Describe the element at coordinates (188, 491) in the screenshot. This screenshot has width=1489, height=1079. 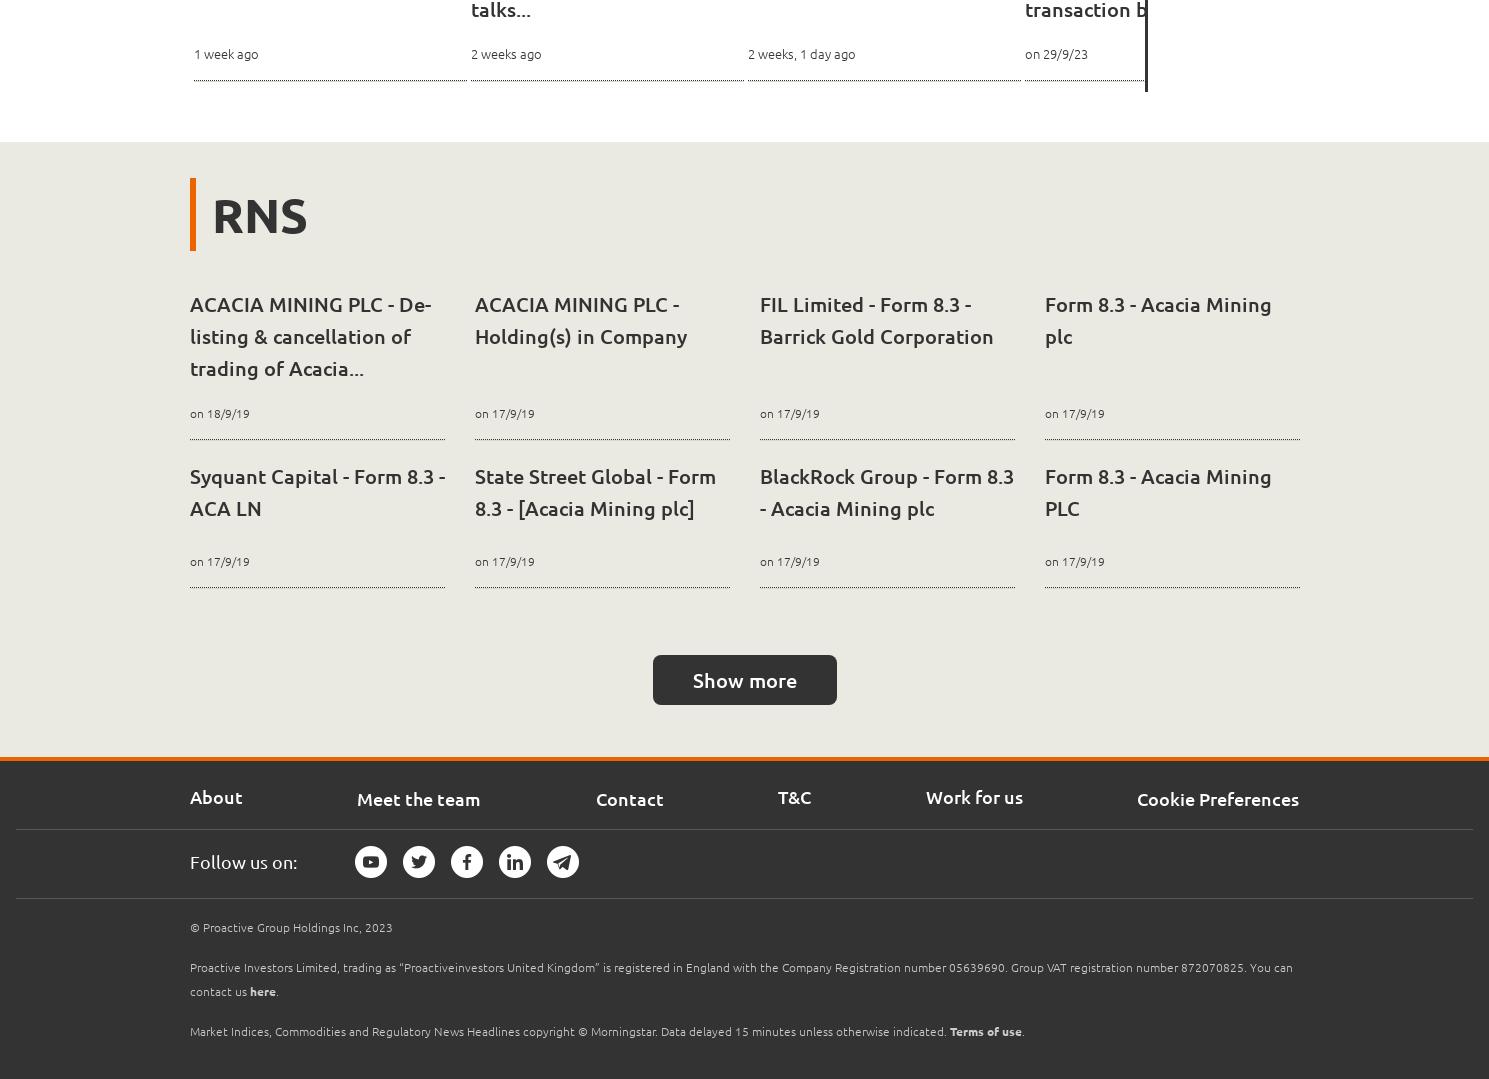
I see `'Syquant Capital - Form 8.3 - ACA LN'` at that location.